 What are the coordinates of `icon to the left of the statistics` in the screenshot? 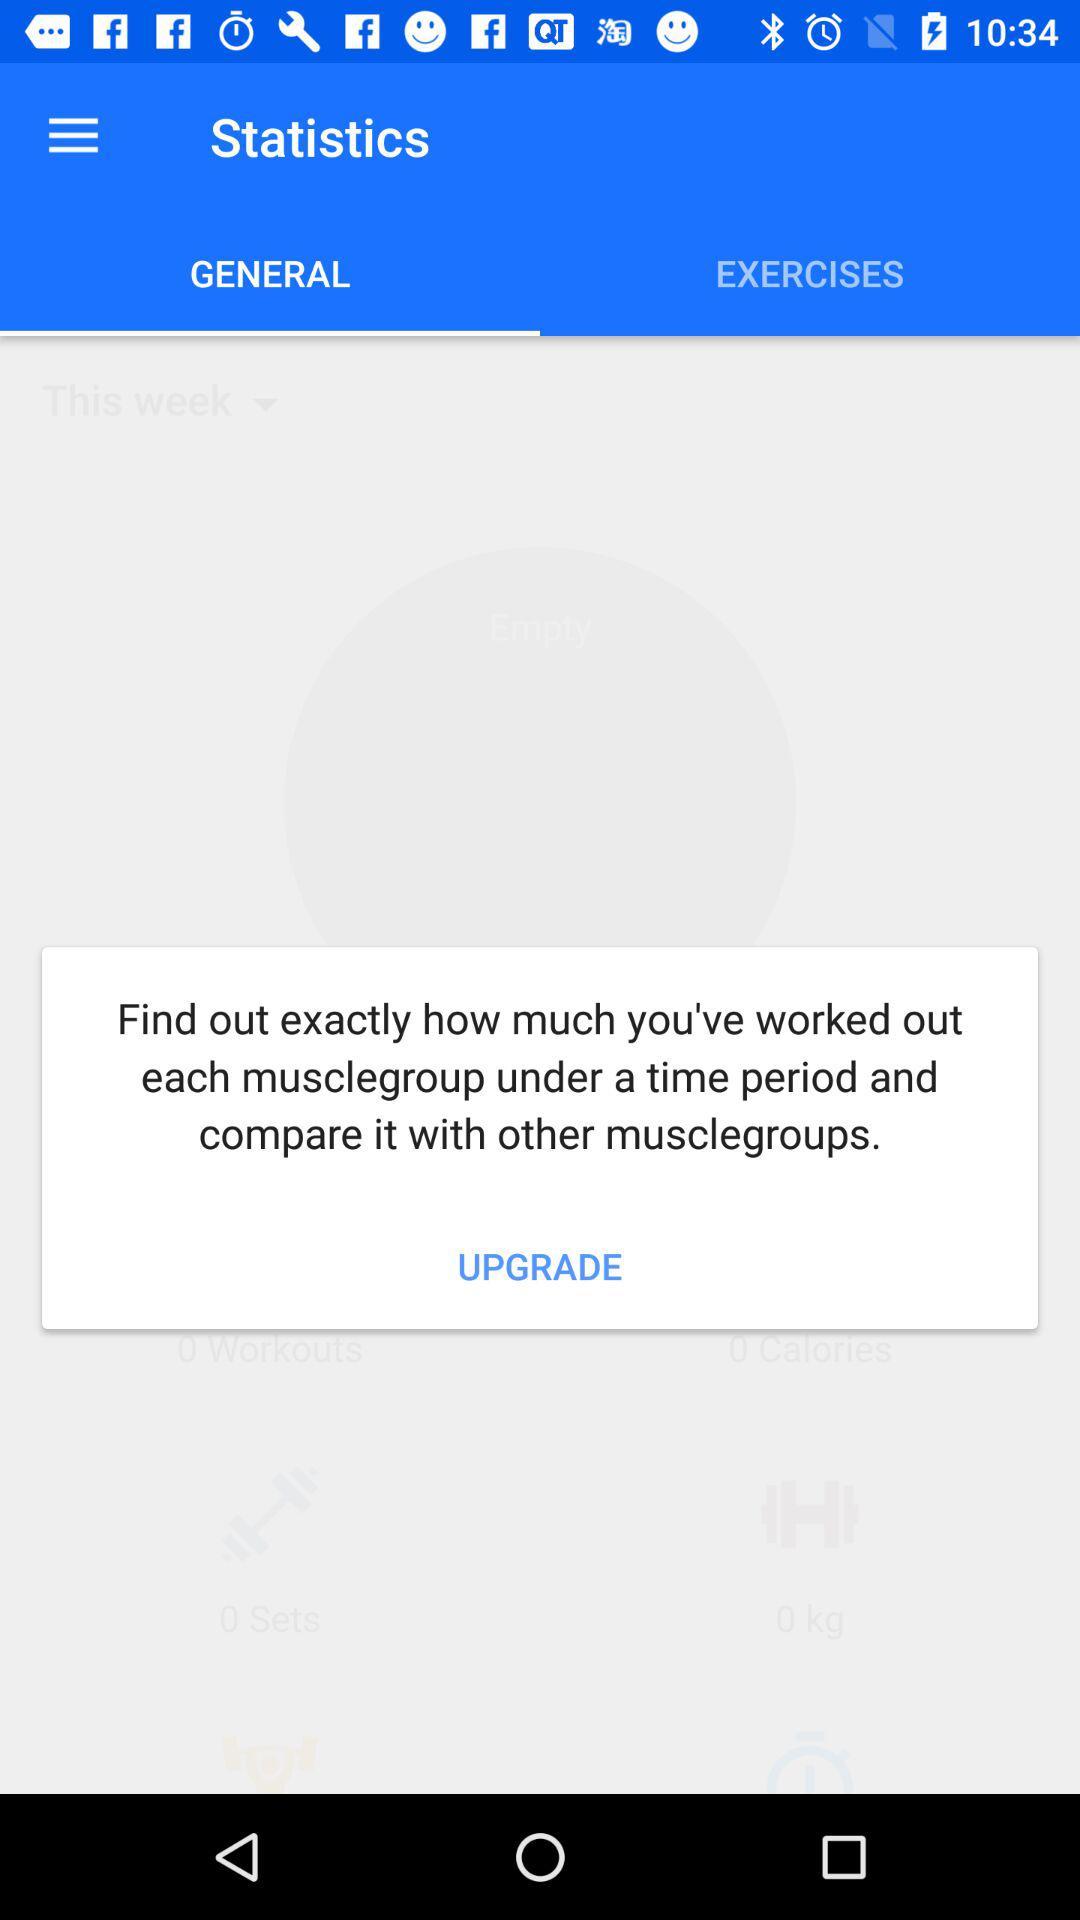 It's located at (72, 135).